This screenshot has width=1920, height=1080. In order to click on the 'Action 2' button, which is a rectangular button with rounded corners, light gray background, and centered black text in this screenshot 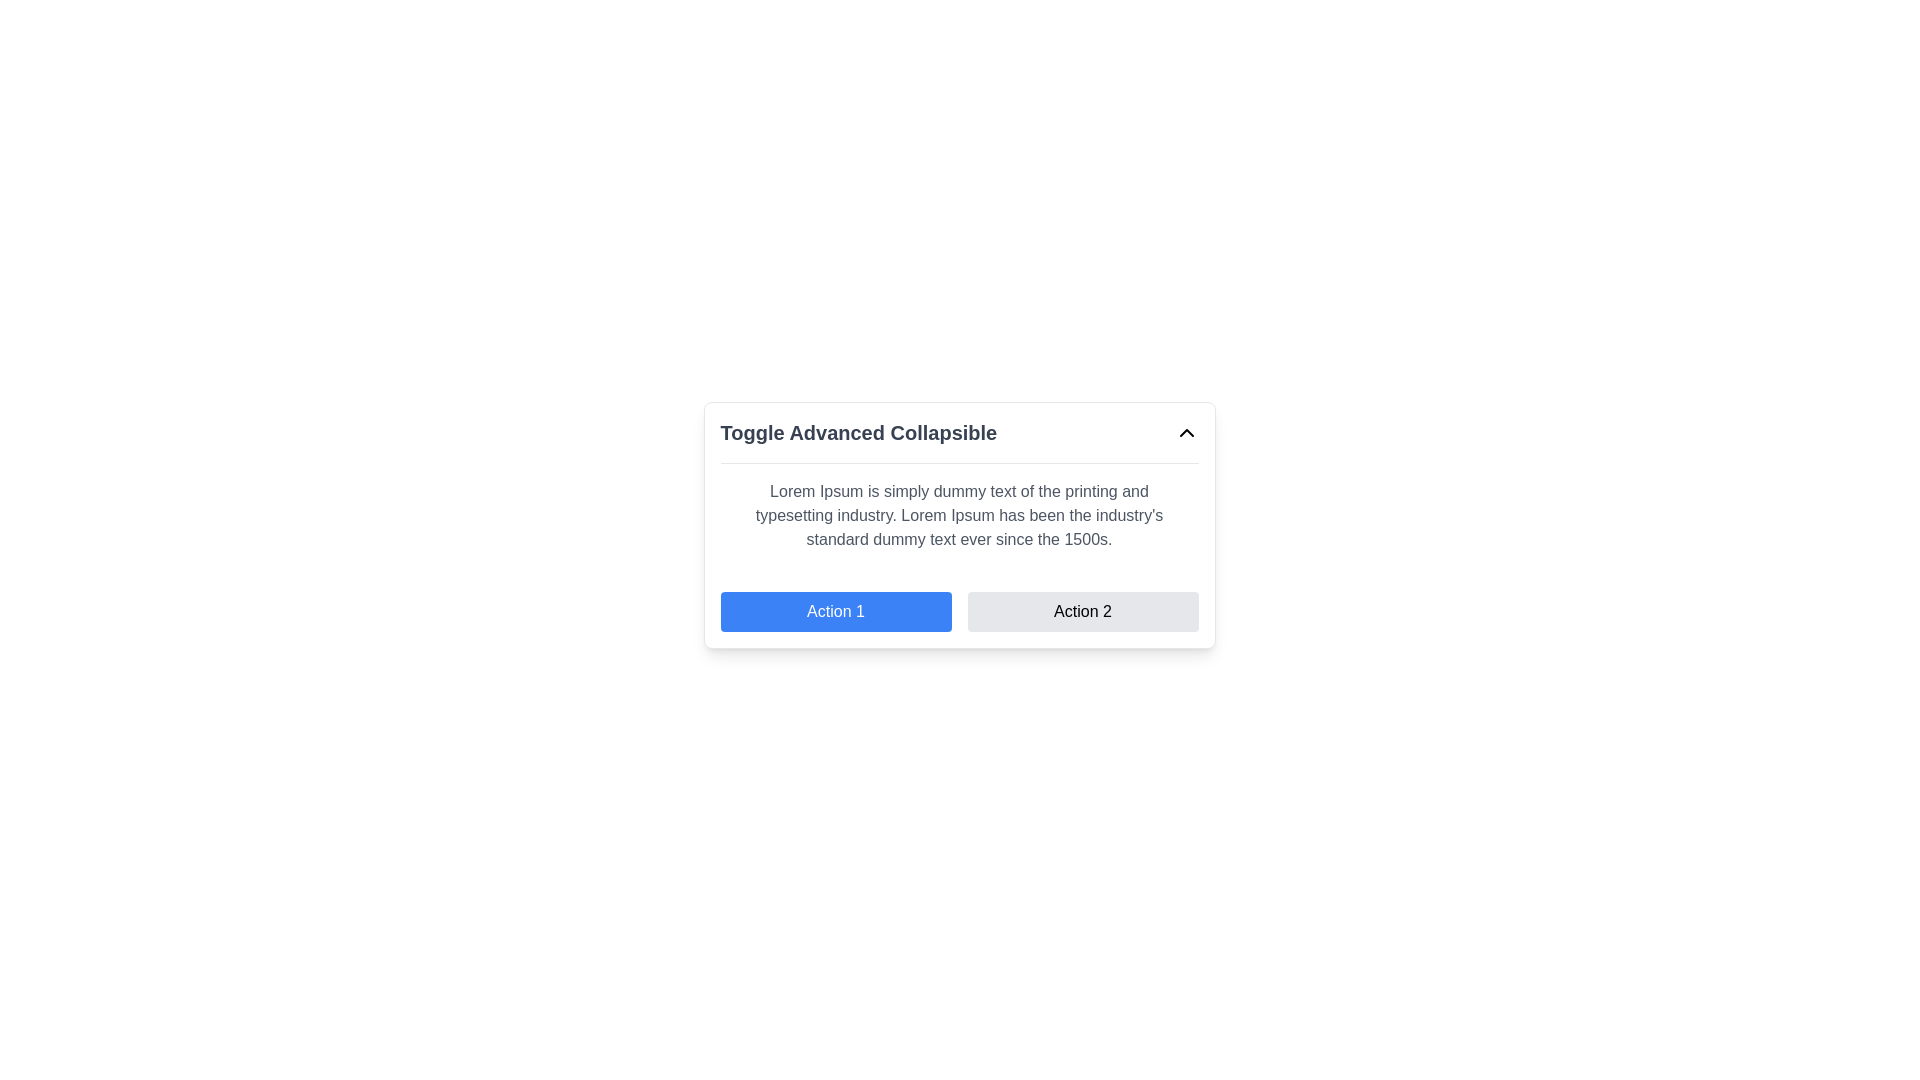, I will do `click(1082, 611)`.